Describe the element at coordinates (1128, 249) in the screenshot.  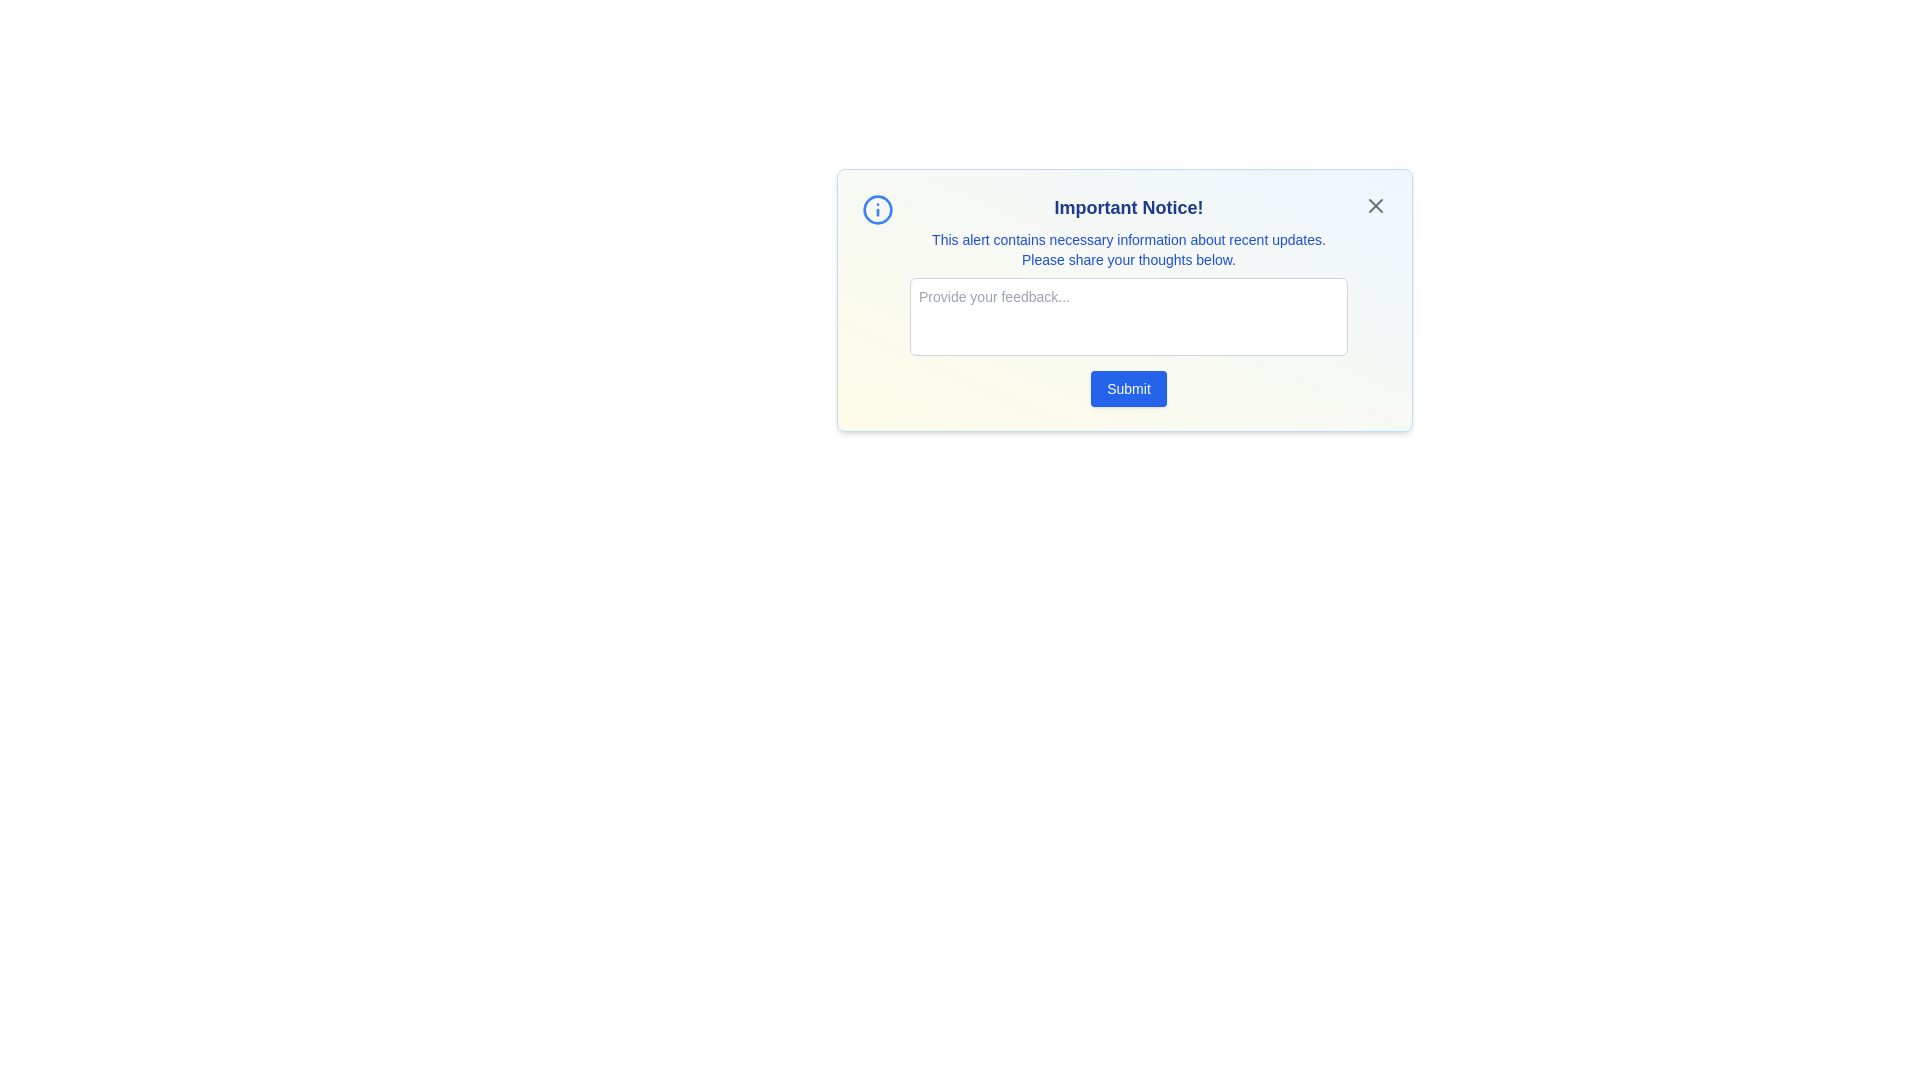
I see `the descriptive Text block that provides important information and prompts users to share their thoughts, located below the heading 'Important Notice!' and above the feedback input field` at that location.